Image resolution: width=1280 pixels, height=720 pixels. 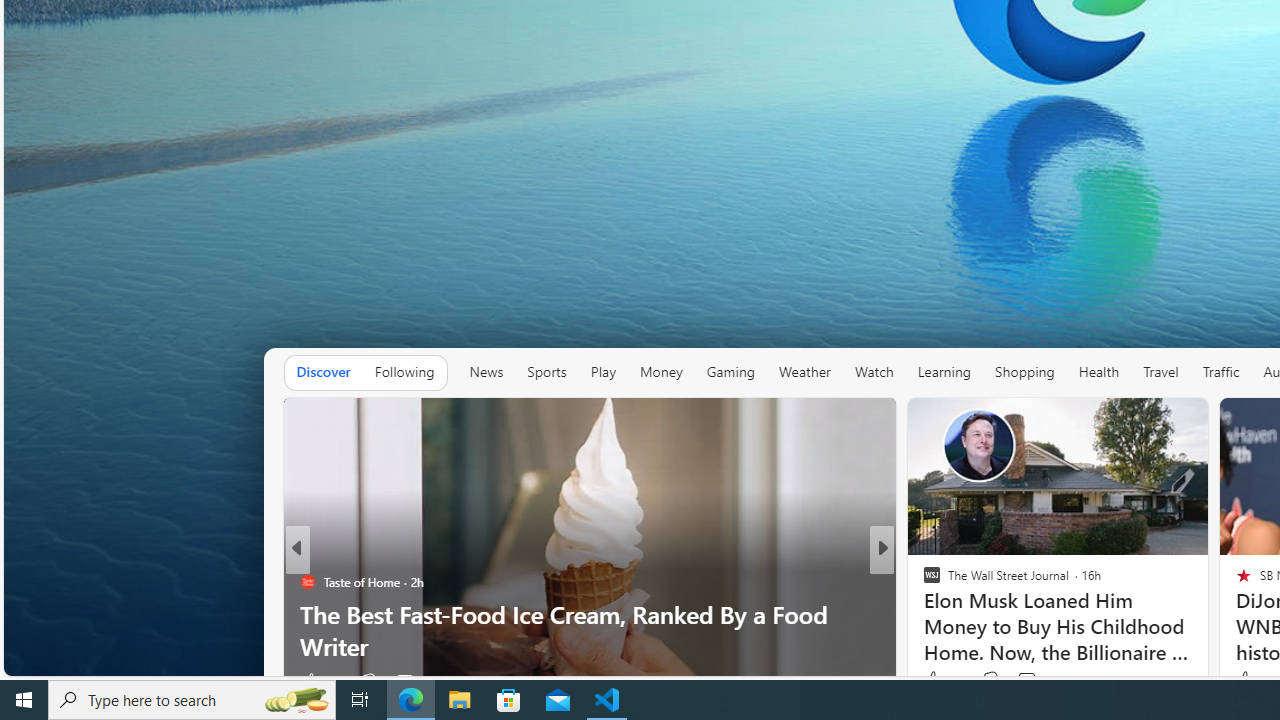 What do you see at coordinates (805, 371) in the screenshot?
I see `'Weather'` at bounding box center [805, 371].